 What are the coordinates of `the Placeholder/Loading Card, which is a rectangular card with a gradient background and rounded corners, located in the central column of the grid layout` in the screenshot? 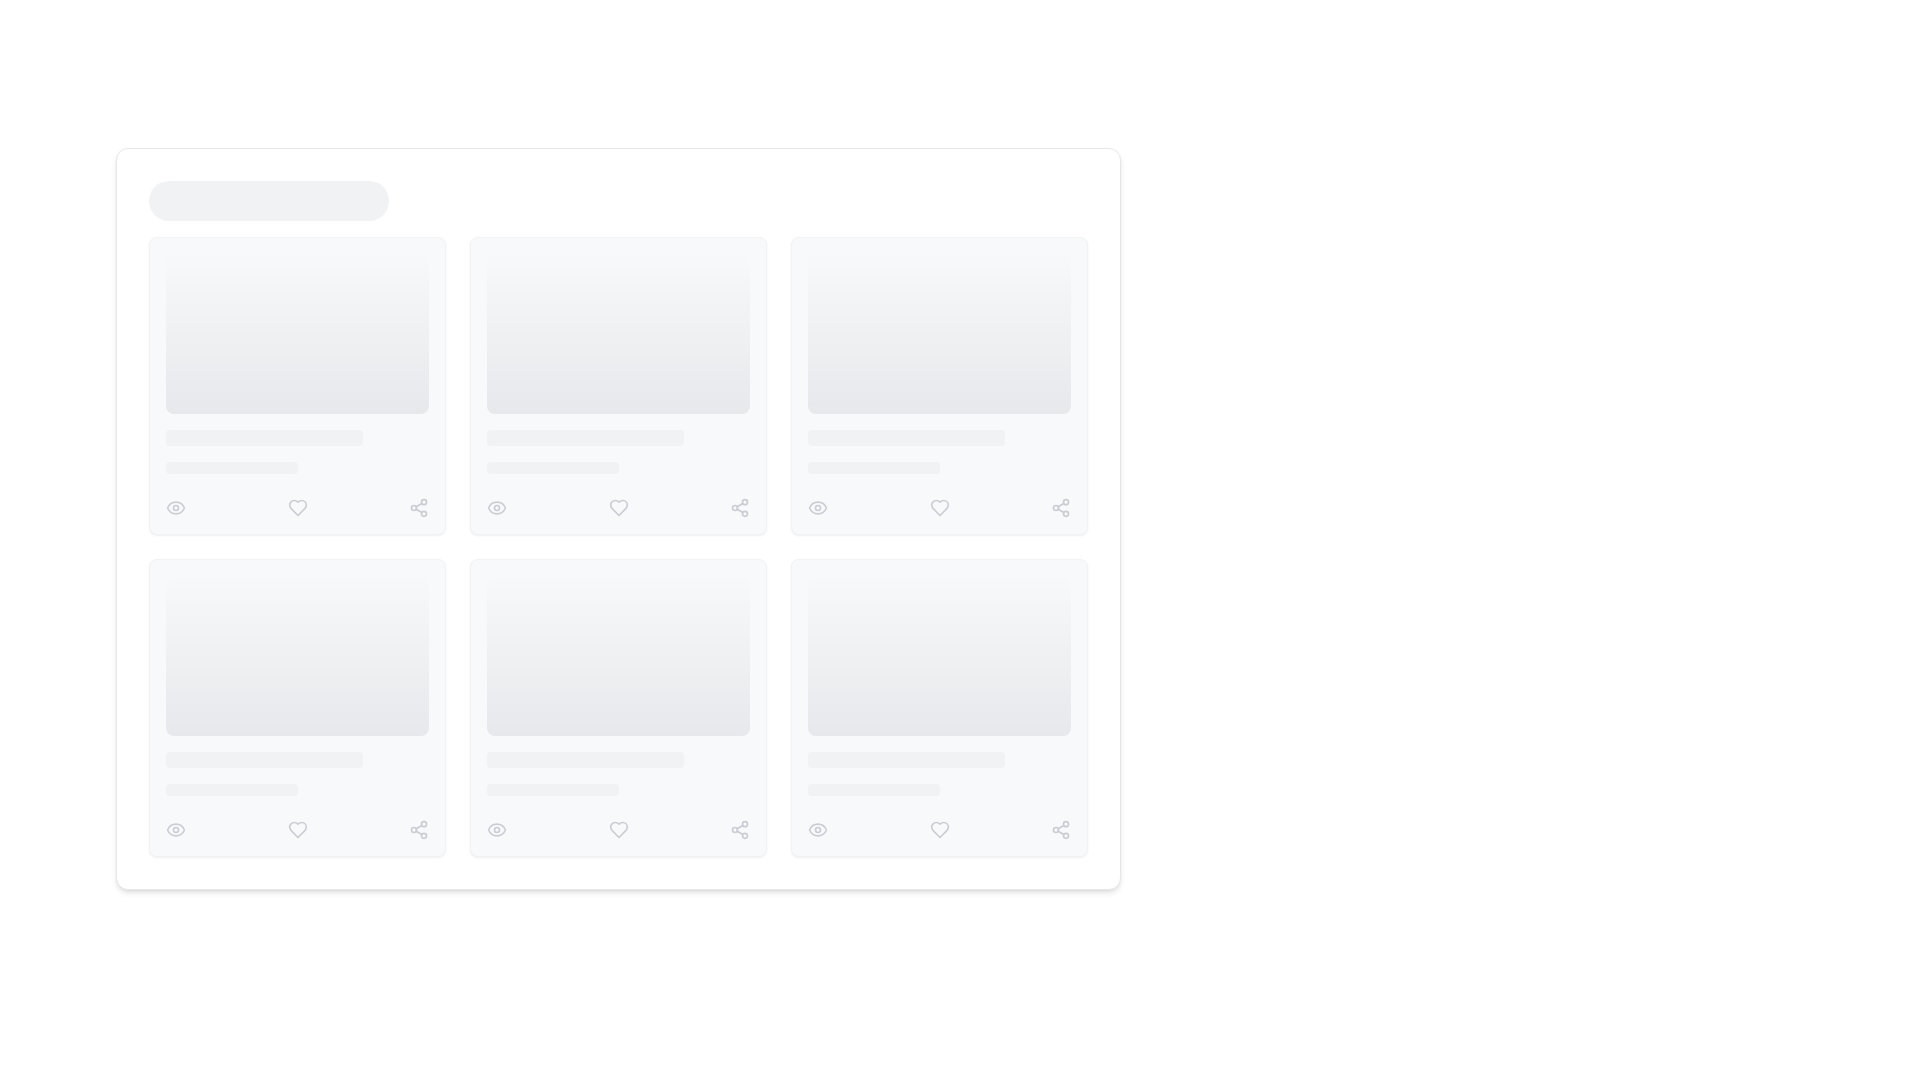 It's located at (617, 385).